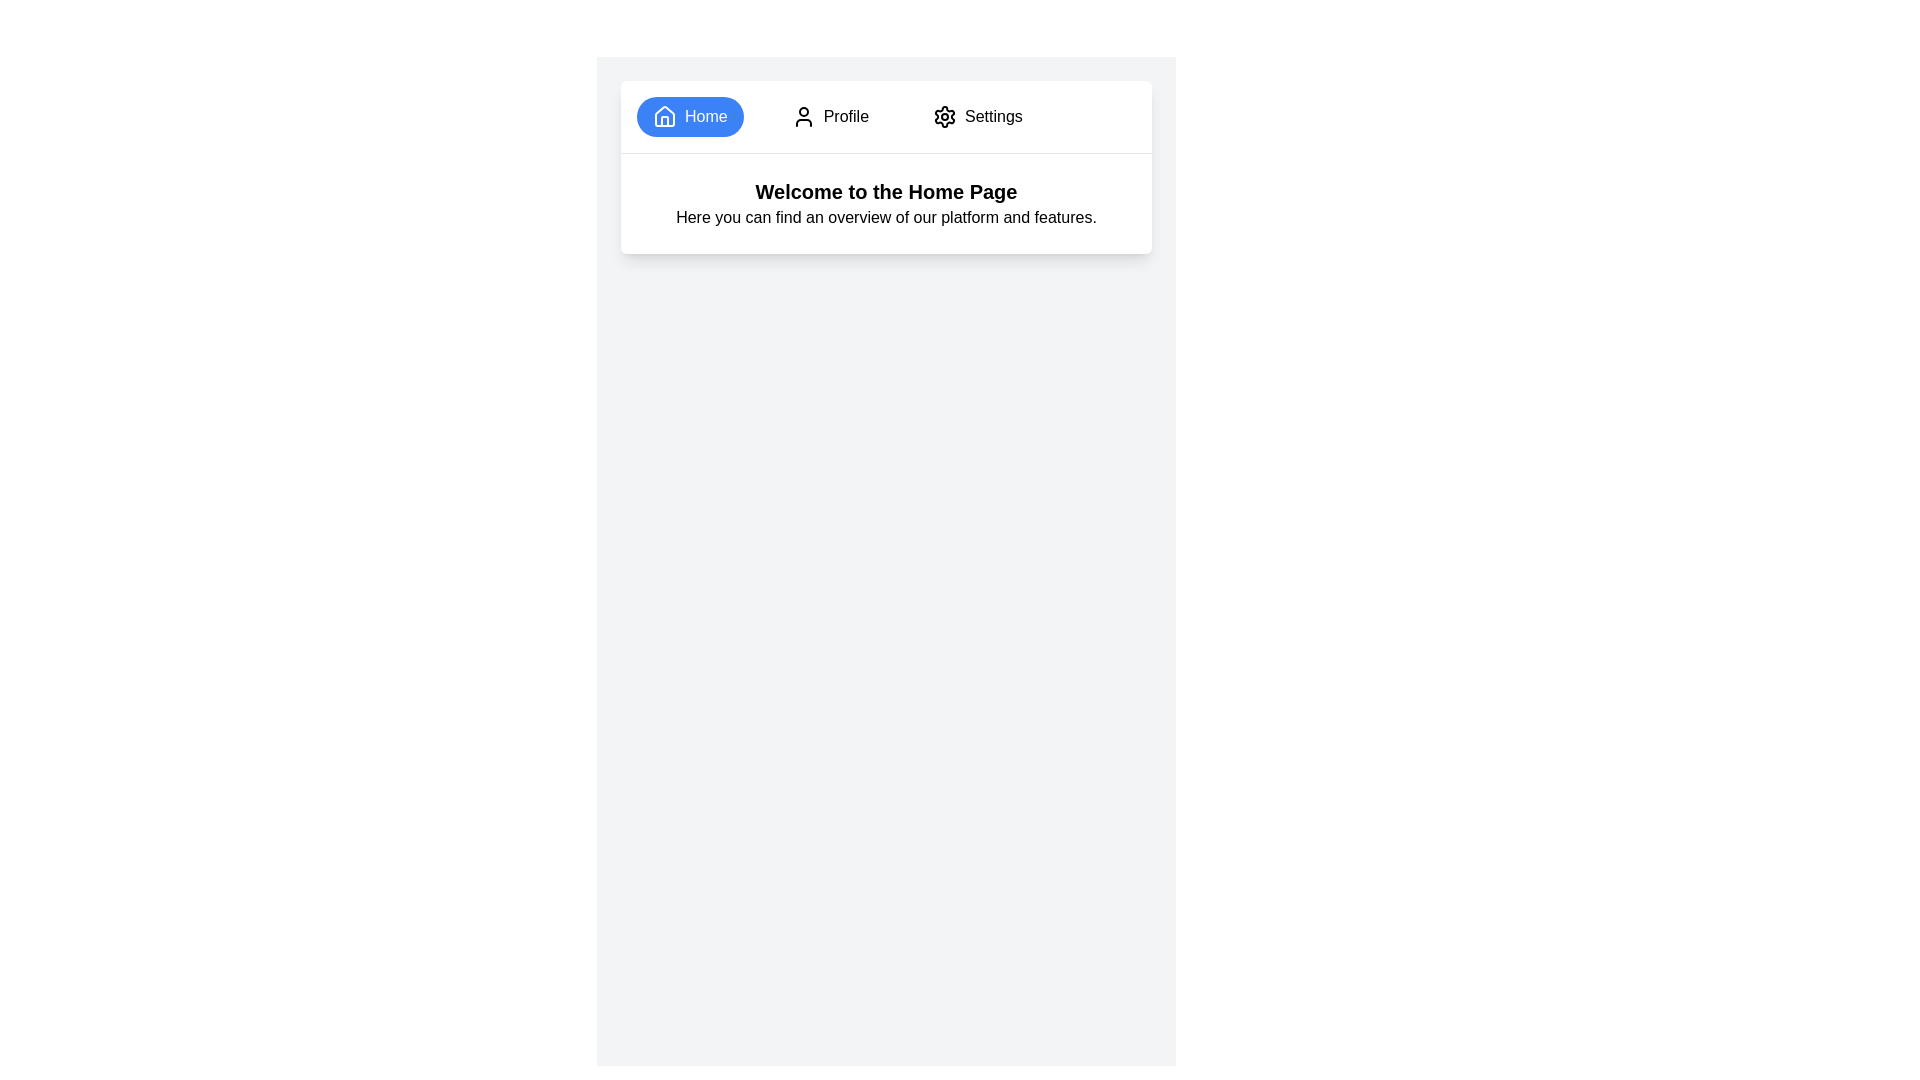 The height and width of the screenshot is (1080, 1920). What do you see at coordinates (885, 192) in the screenshot?
I see `text of the header located at the upper portion of the page, directly below the navigation bar, serving as the title or welcoming message` at bounding box center [885, 192].